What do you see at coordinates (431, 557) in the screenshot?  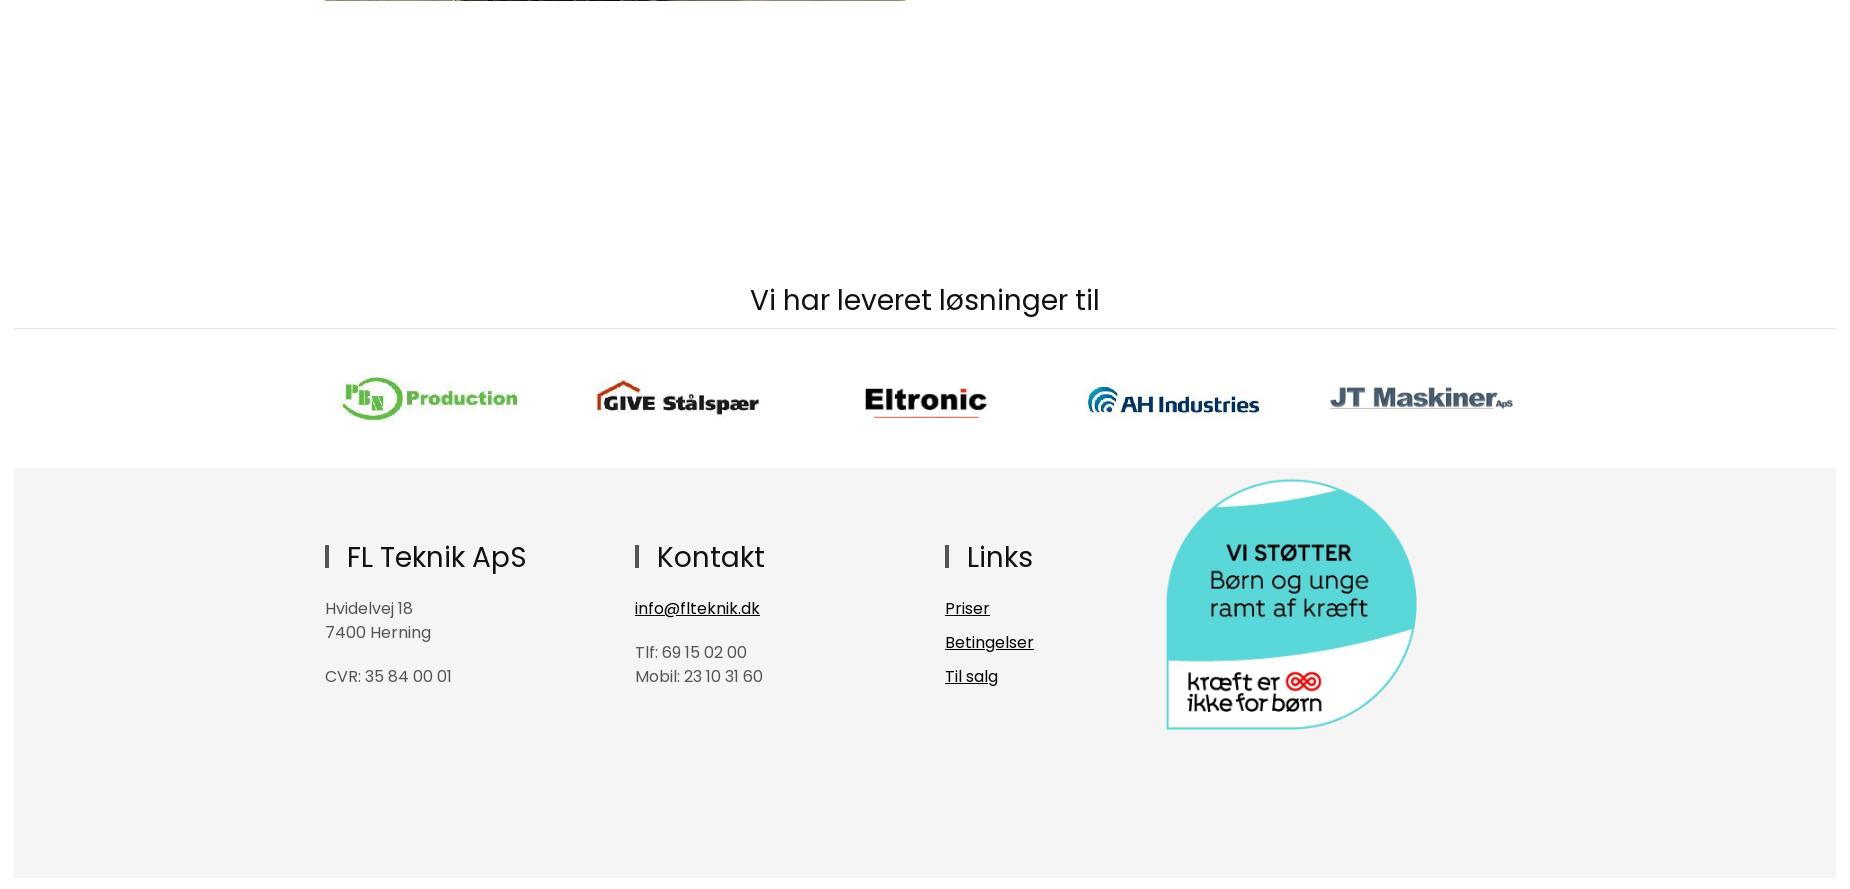 I see `'FL Teknik ApS'` at bounding box center [431, 557].